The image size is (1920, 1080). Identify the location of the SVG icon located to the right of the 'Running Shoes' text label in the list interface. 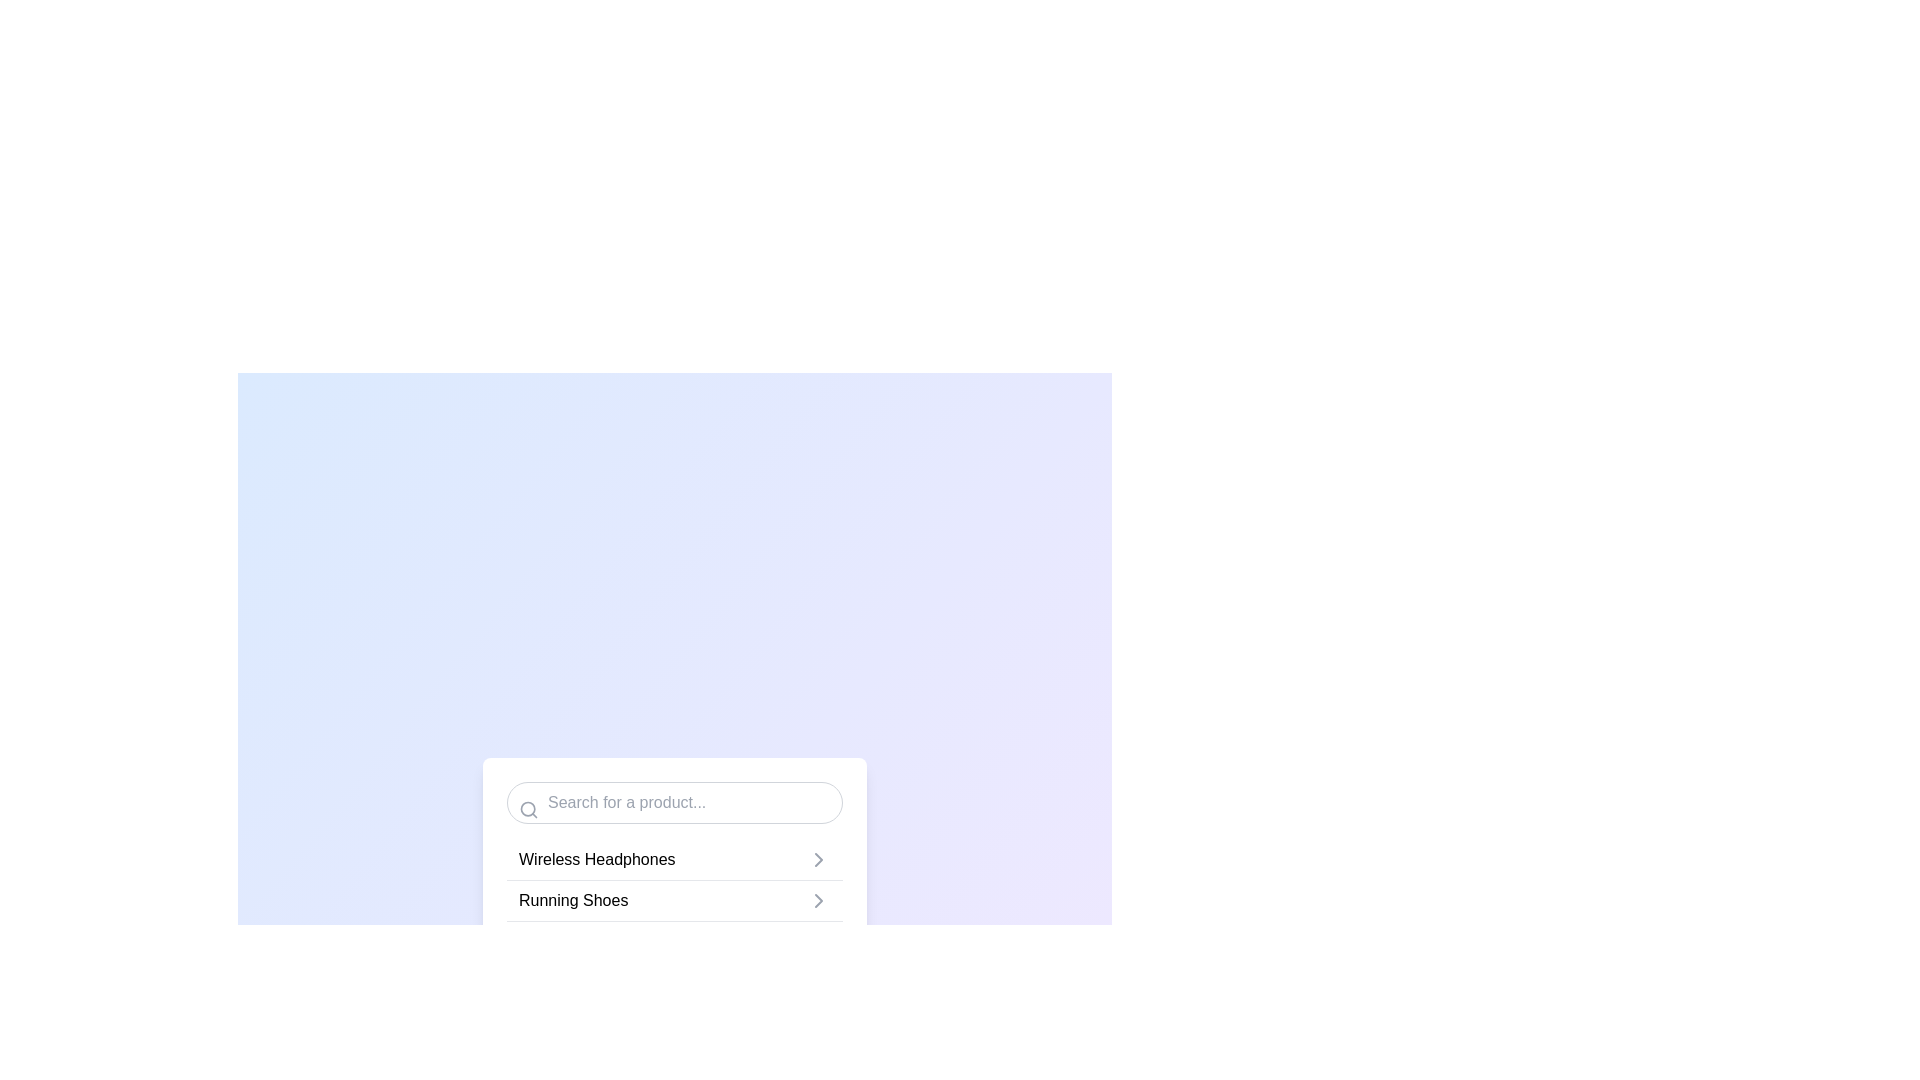
(819, 901).